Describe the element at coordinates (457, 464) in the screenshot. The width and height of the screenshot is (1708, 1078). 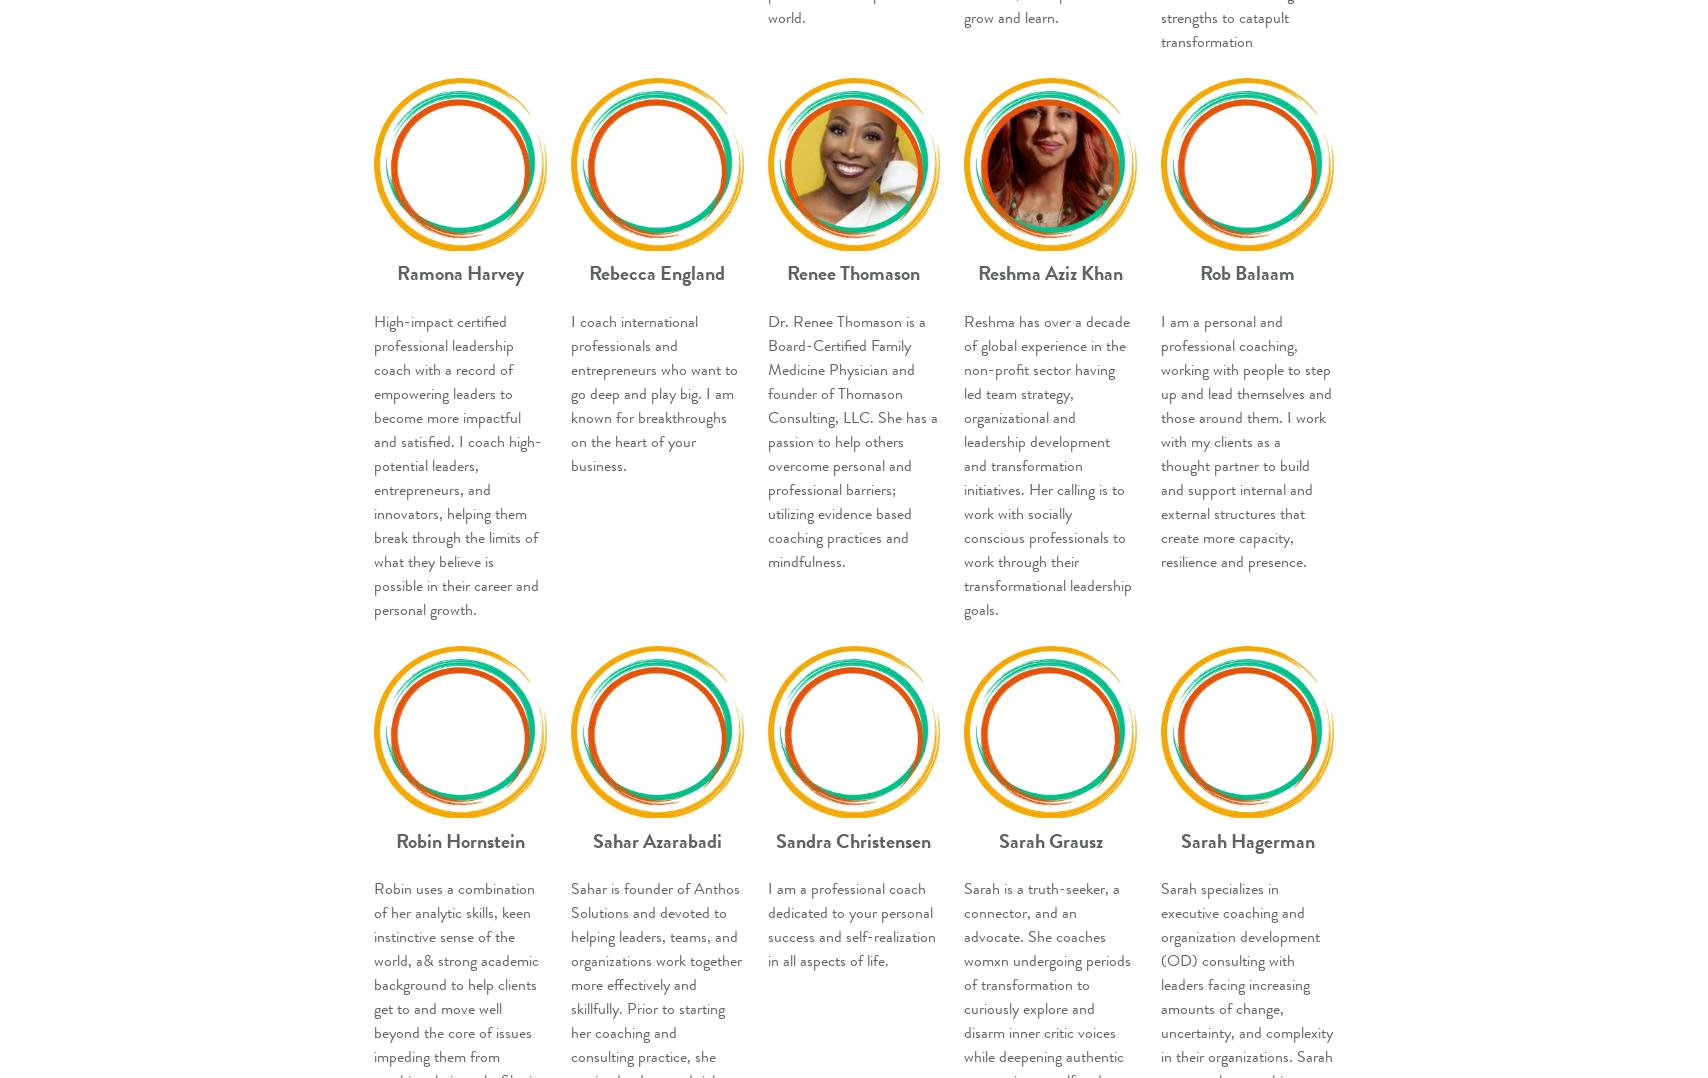
I see `'High-impact certified professional leadership coach with a record of empowering leaders to become more impactful and satisfied. I coach high-potential leaders, entrepreneurs, and innovators, helping them break through the limits of what they believe is possible in their career and personal growth.'` at that location.